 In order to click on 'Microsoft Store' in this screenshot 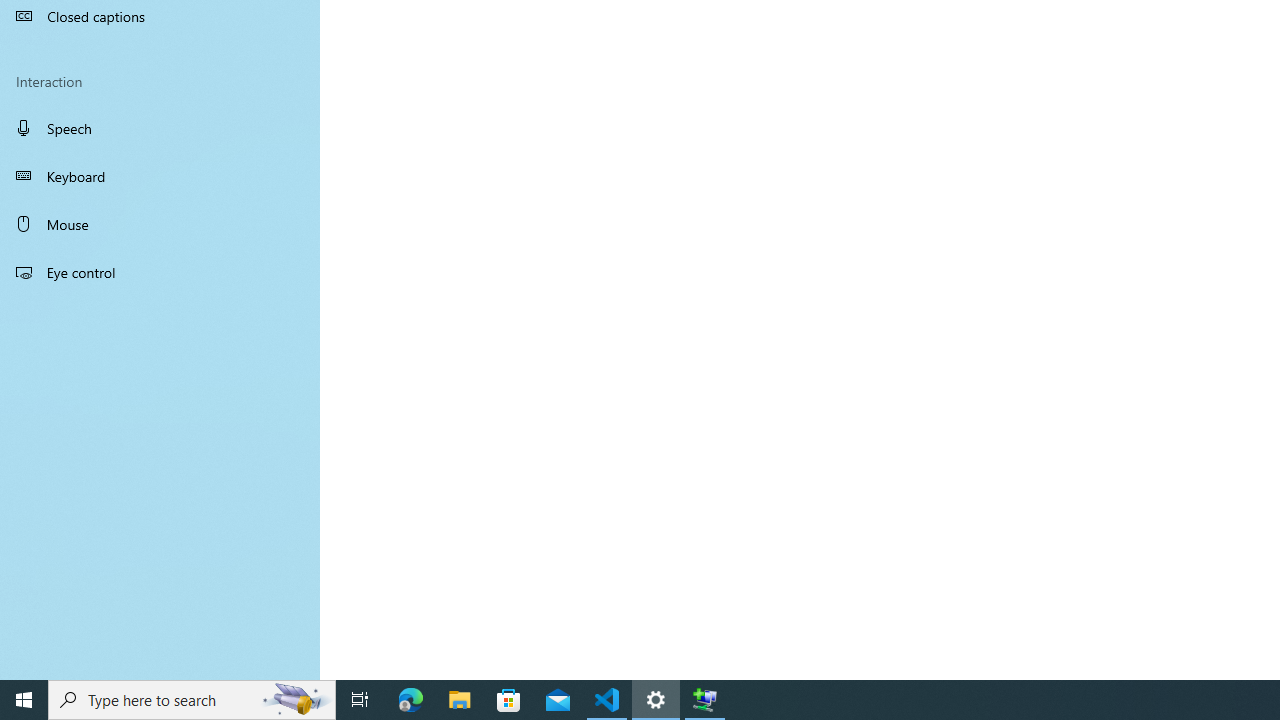, I will do `click(509, 698)`.